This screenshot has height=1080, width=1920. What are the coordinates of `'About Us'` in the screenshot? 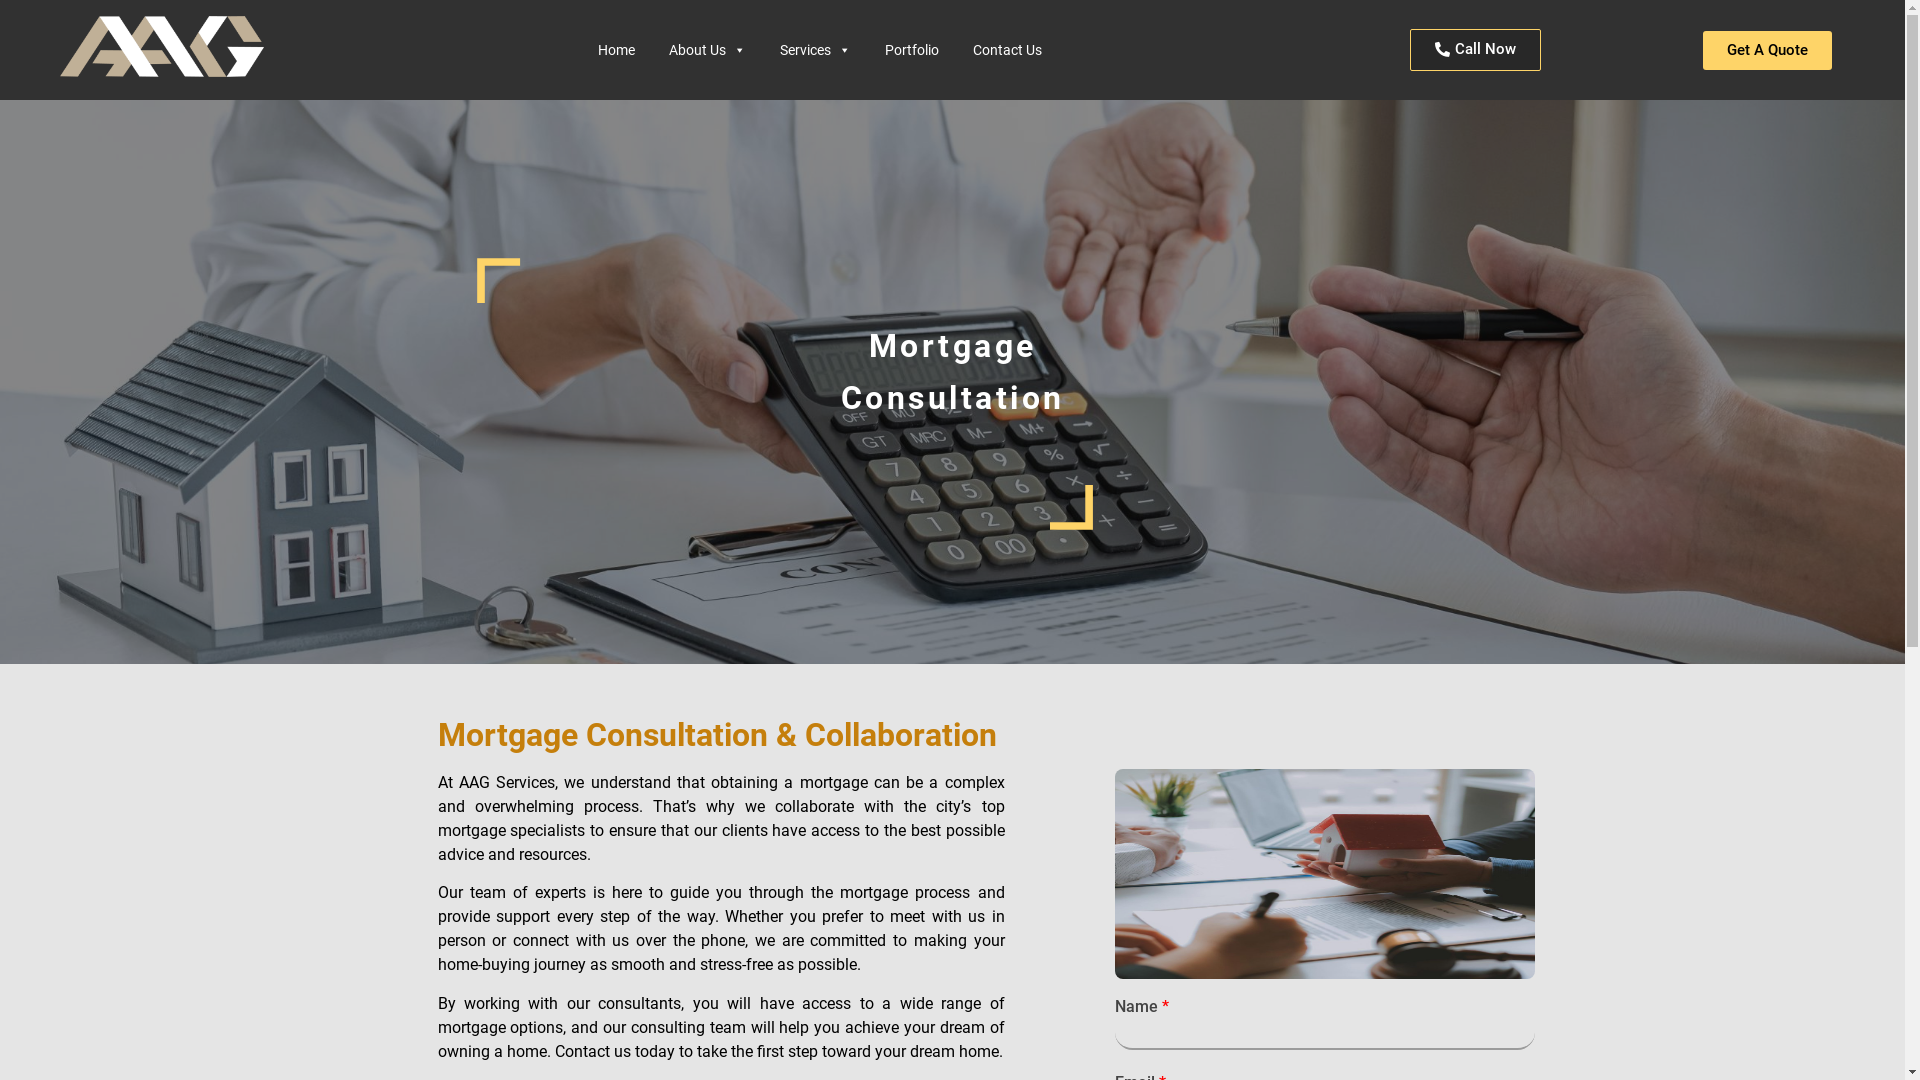 It's located at (658, 49).